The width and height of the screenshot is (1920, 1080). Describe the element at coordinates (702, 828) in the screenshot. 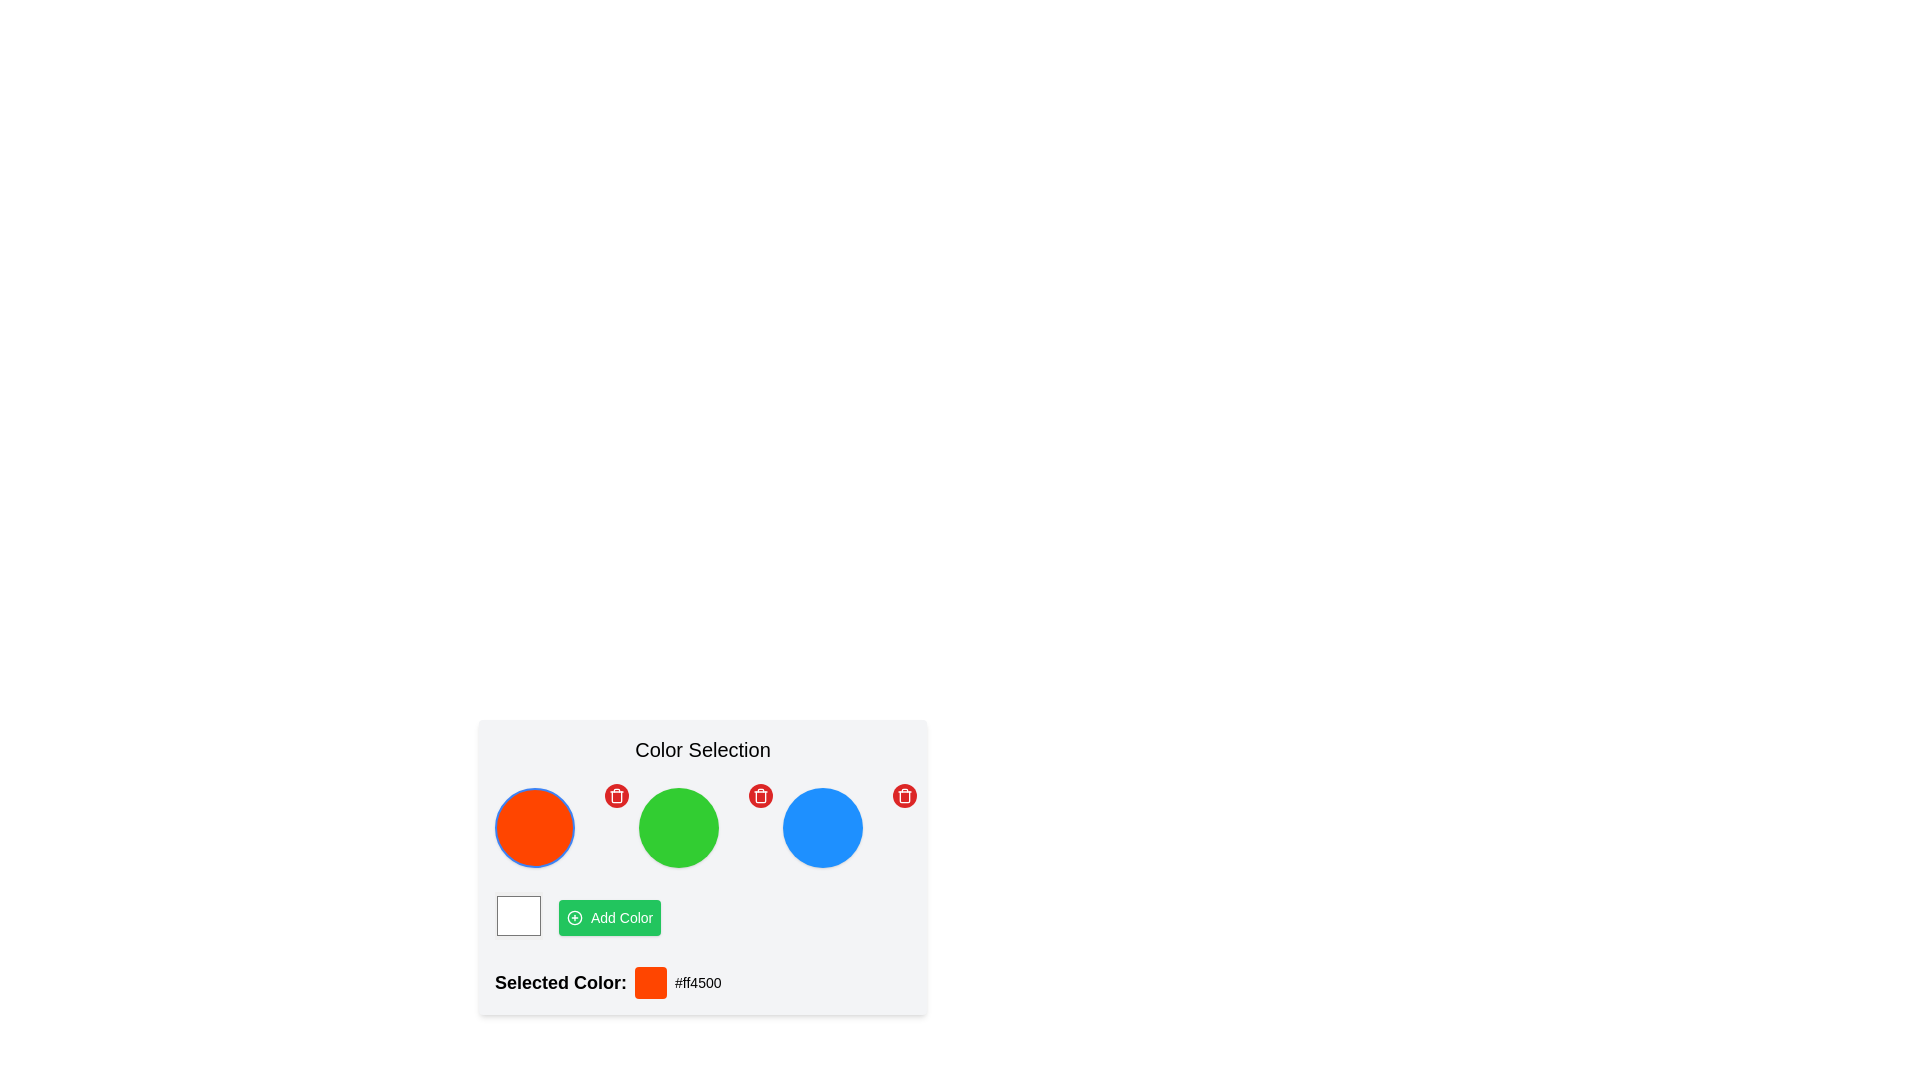

I see `the middle green color option in the grid under the 'Color Selection' title` at that location.